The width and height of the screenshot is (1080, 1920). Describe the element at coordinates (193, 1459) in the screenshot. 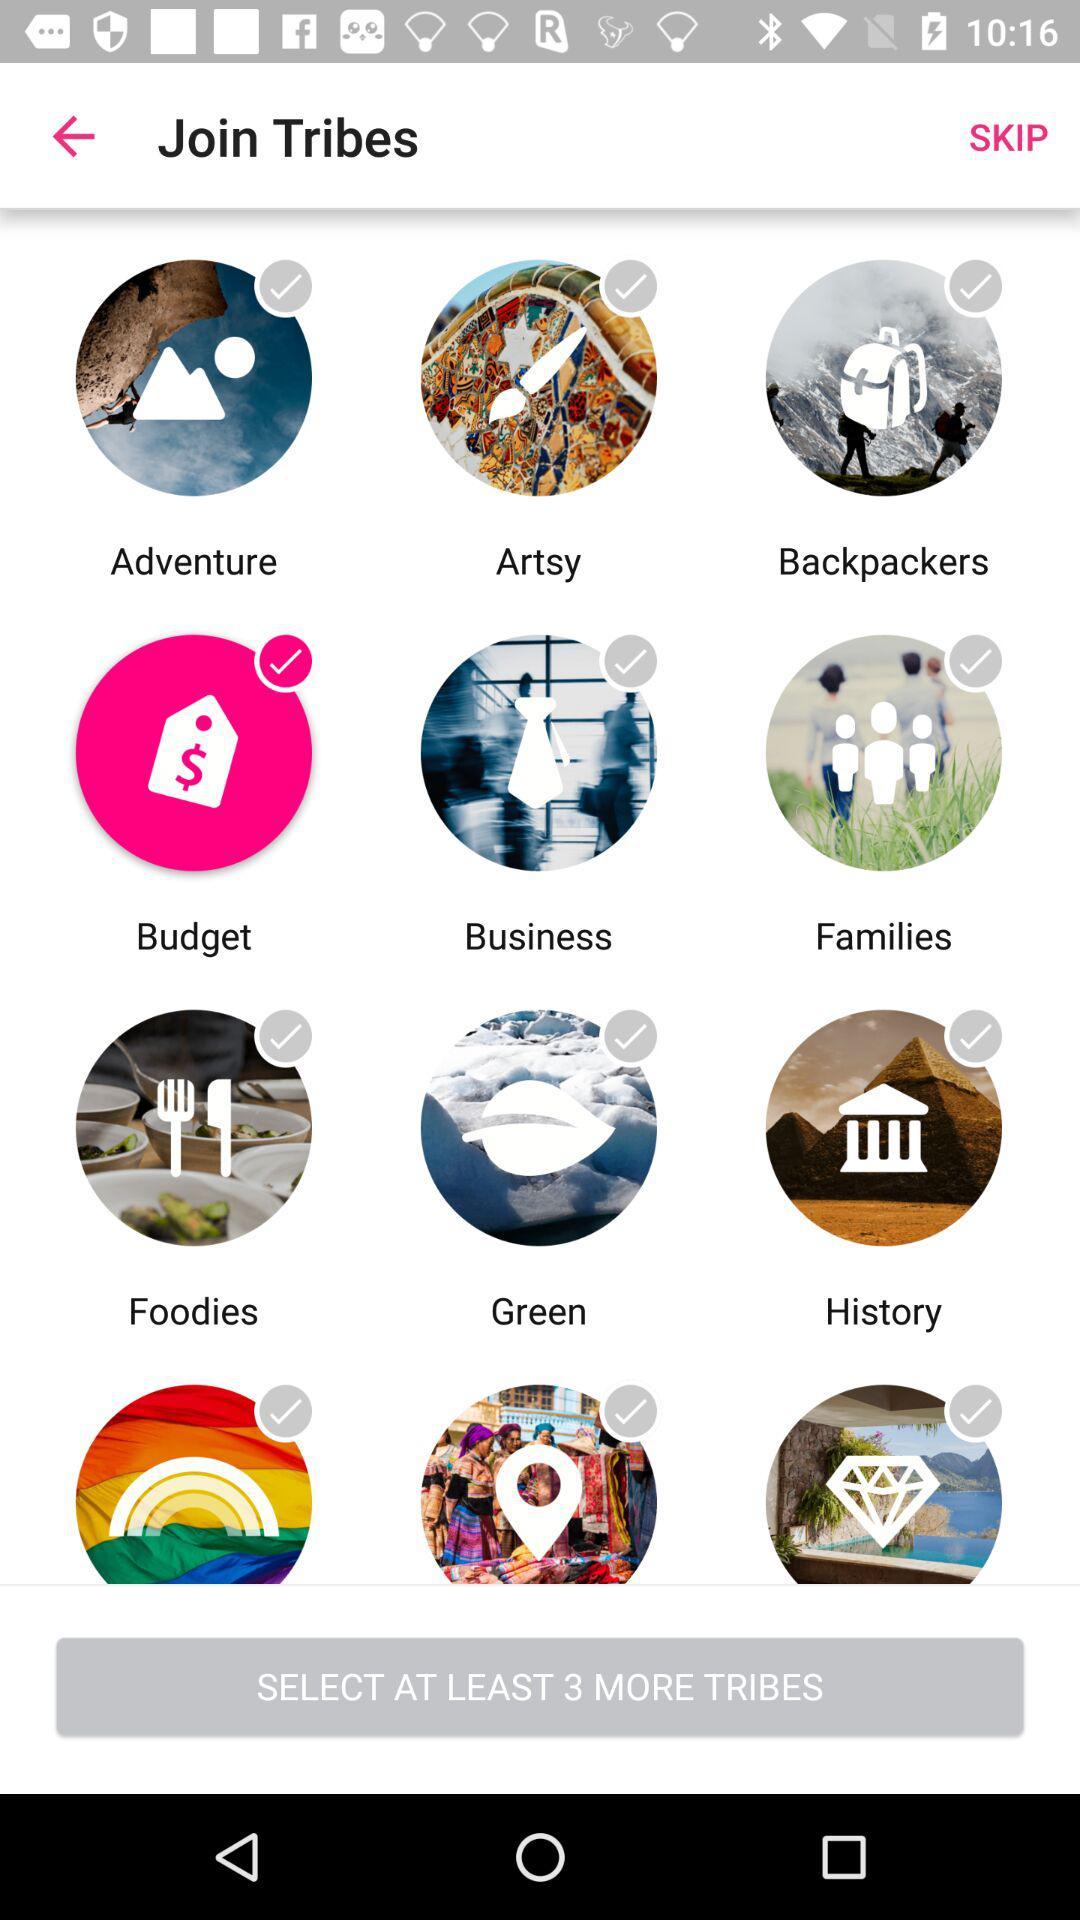

I see `foodies` at that location.